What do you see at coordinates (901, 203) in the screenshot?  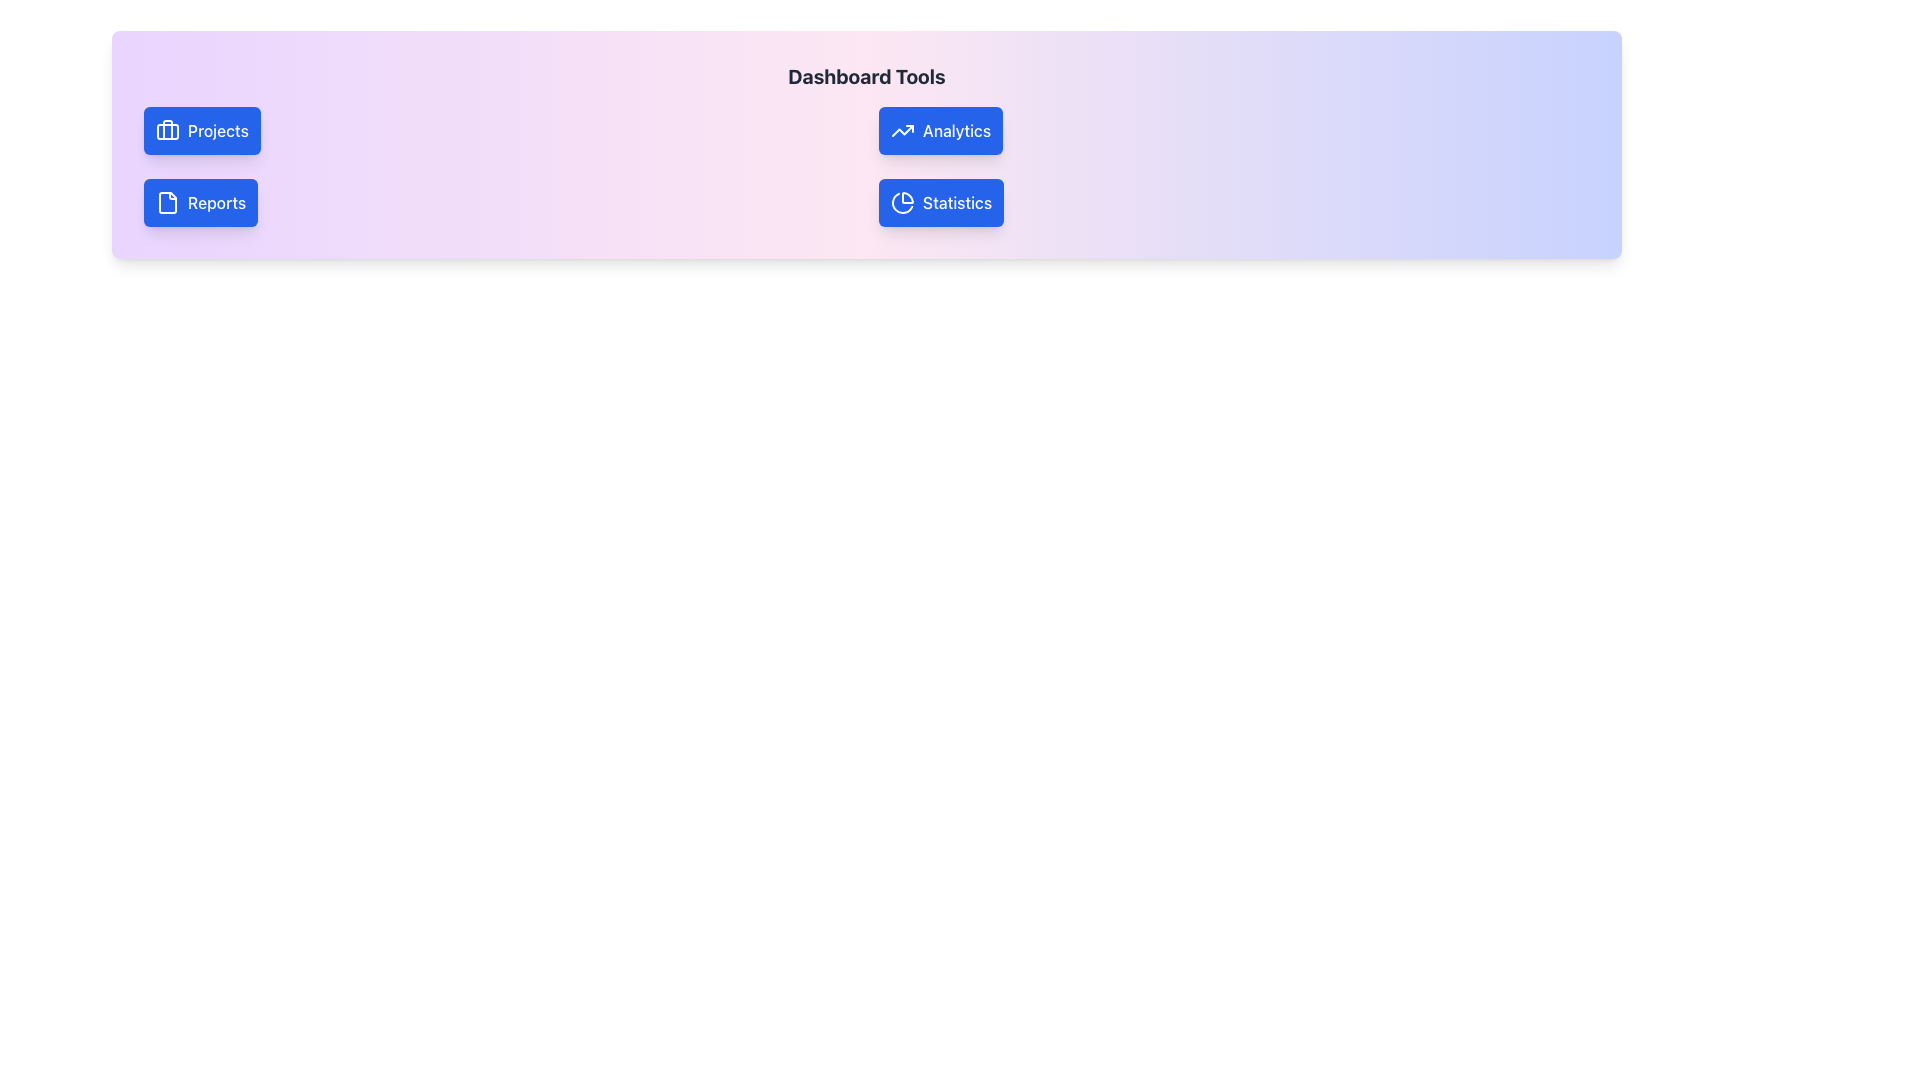 I see `the circular pie chart icon located in the center of the blue button labeled 'Statistics' in the bottom-right portion of the interface under the 'Dashboard Tools' section` at bounding box center [901, 203].